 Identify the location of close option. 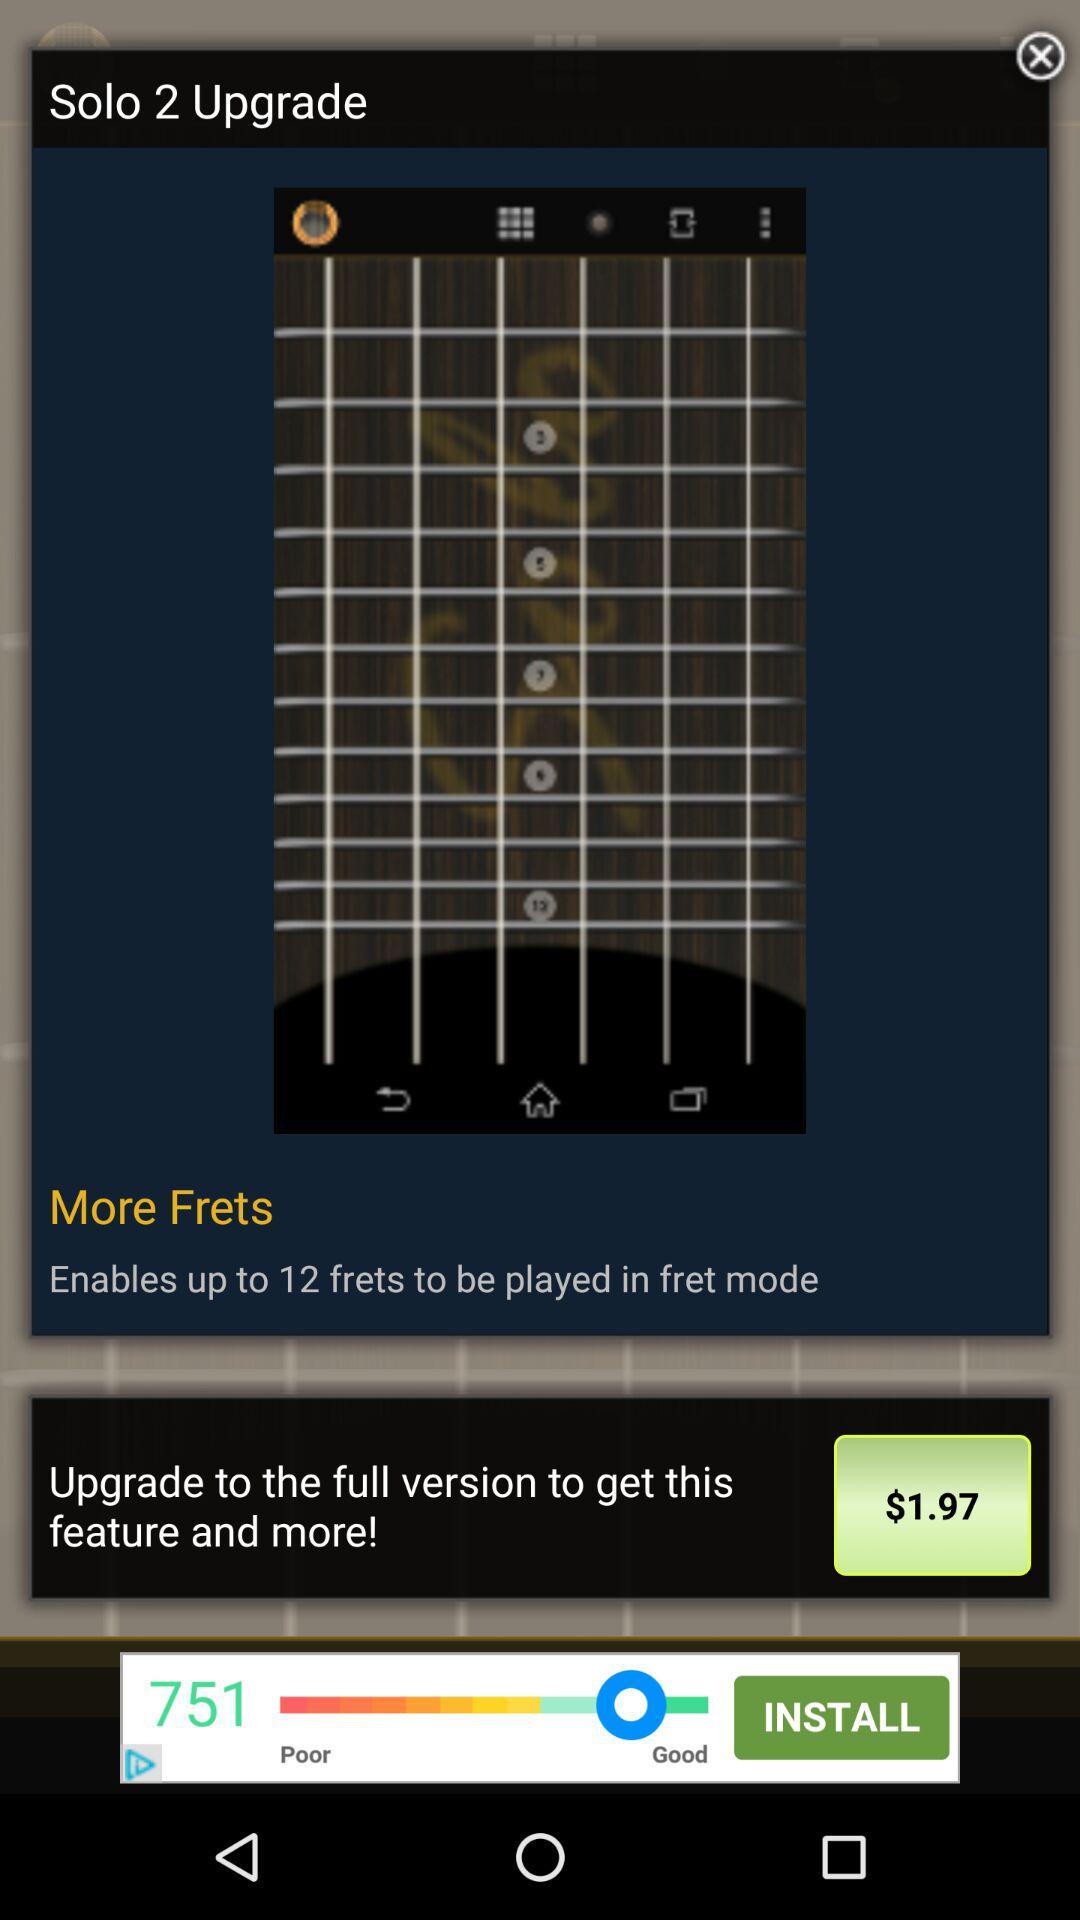
(1035, 51).